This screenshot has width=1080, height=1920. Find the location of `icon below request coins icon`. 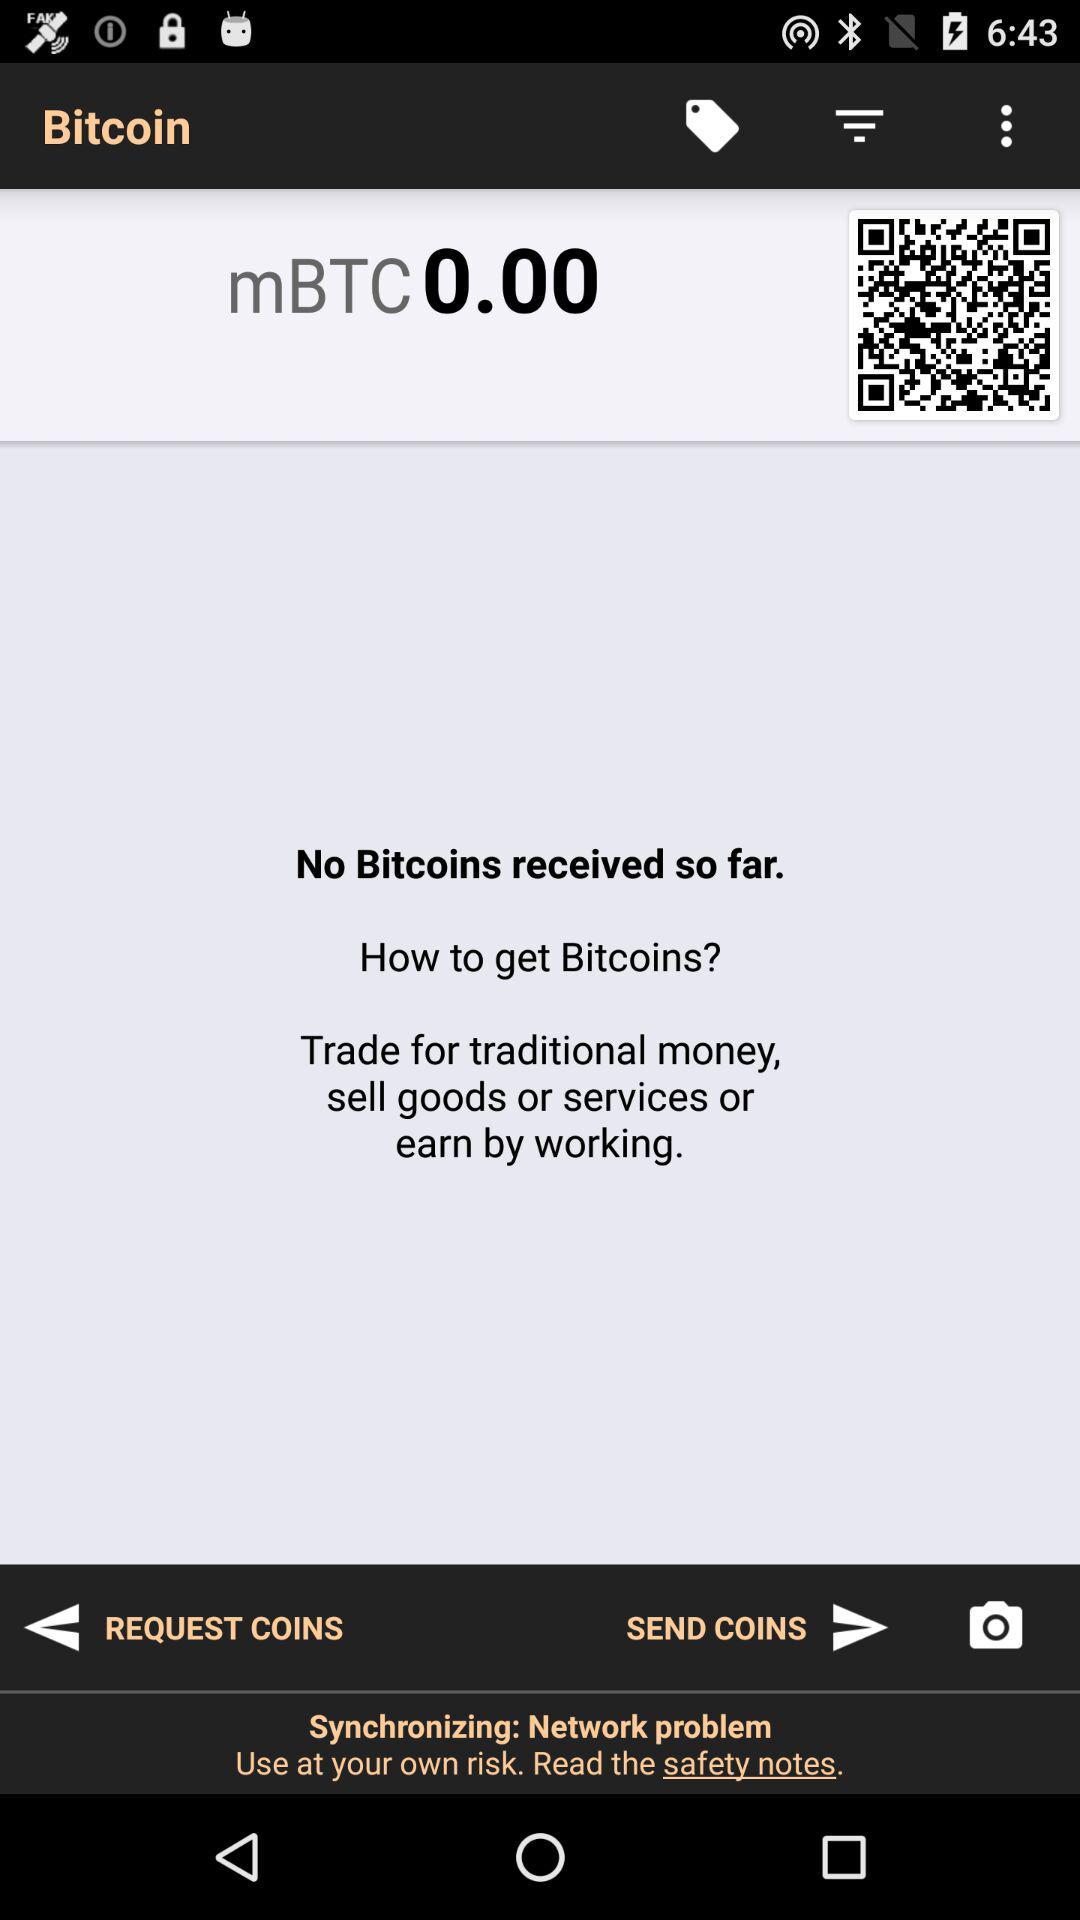

icon below request coins icon is located at coordinates (540, 1742).